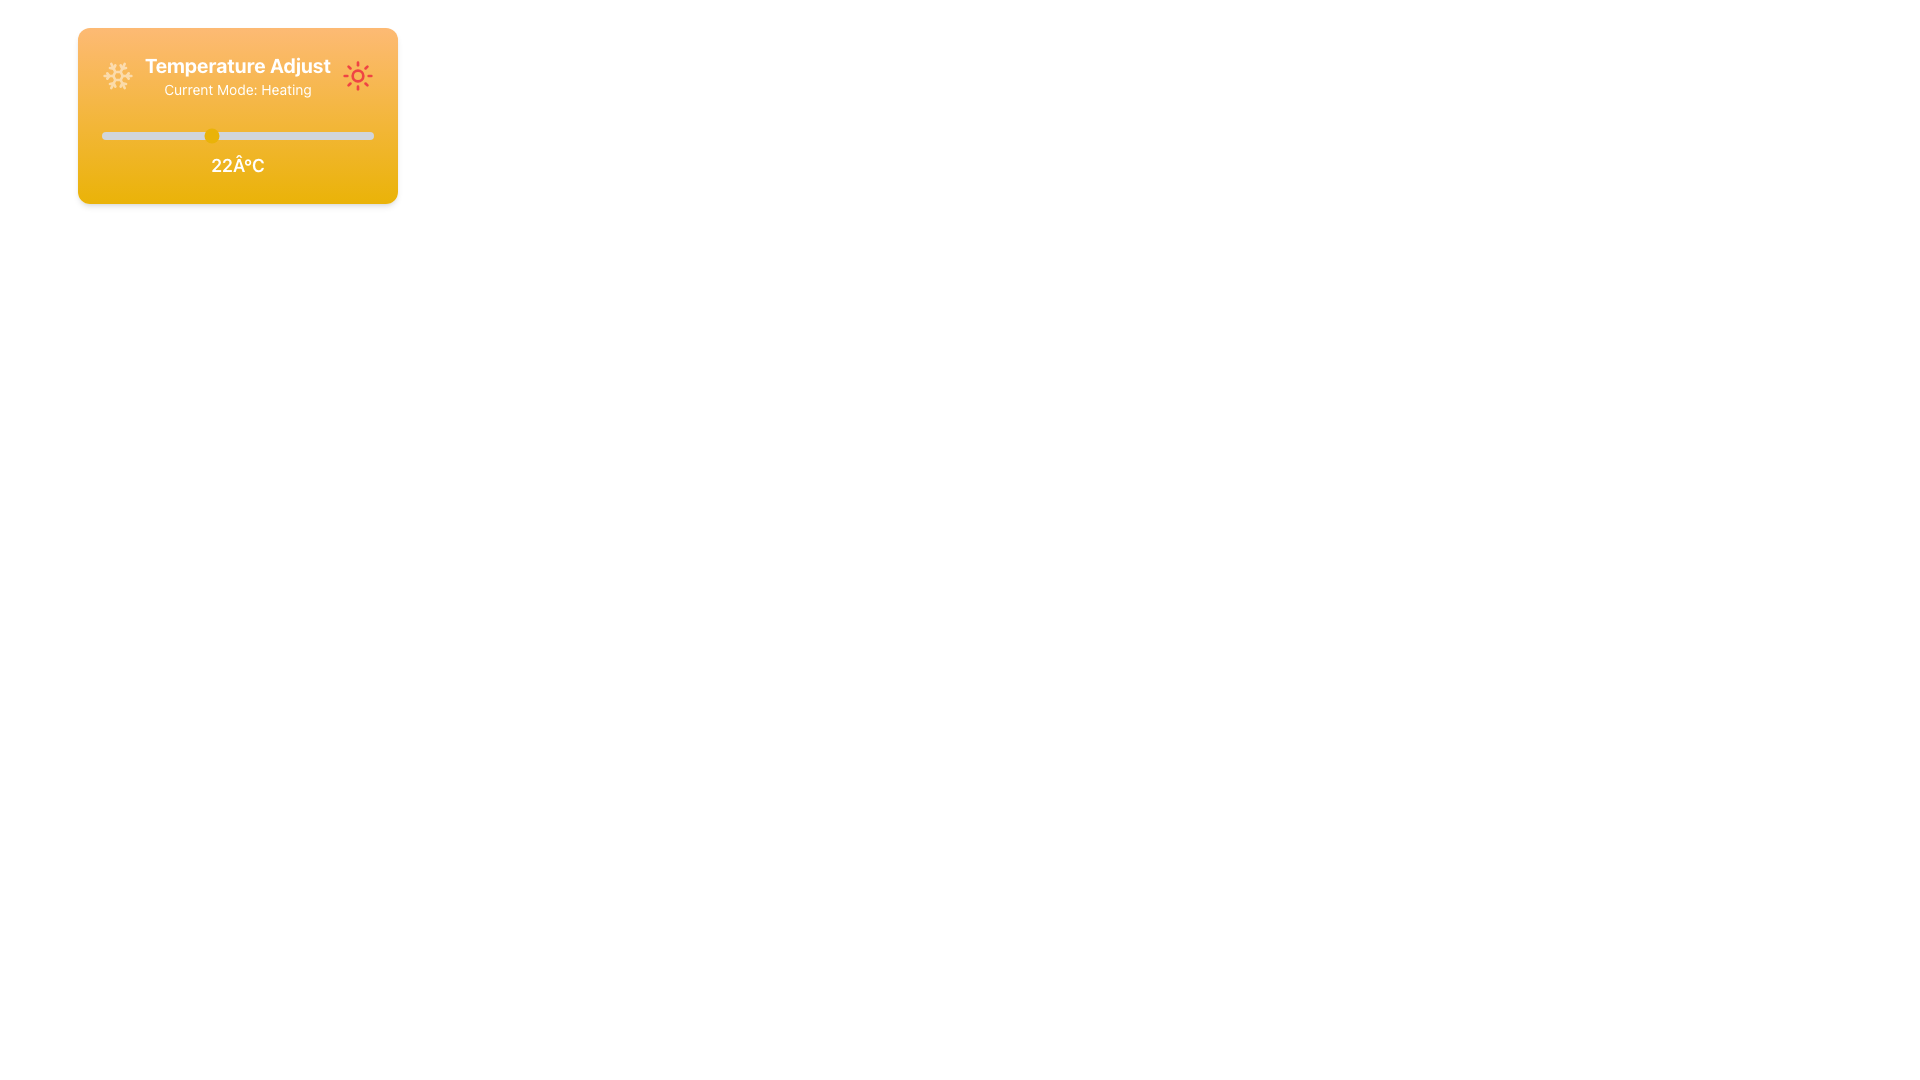 This screenshot has height=1080, width=1920. What do you see at coordinates (238, 115) in the screenshot?
I see `the interactive temperature control interface to receive additional UI feedback about its functionality` at bounding box center [238, 115].